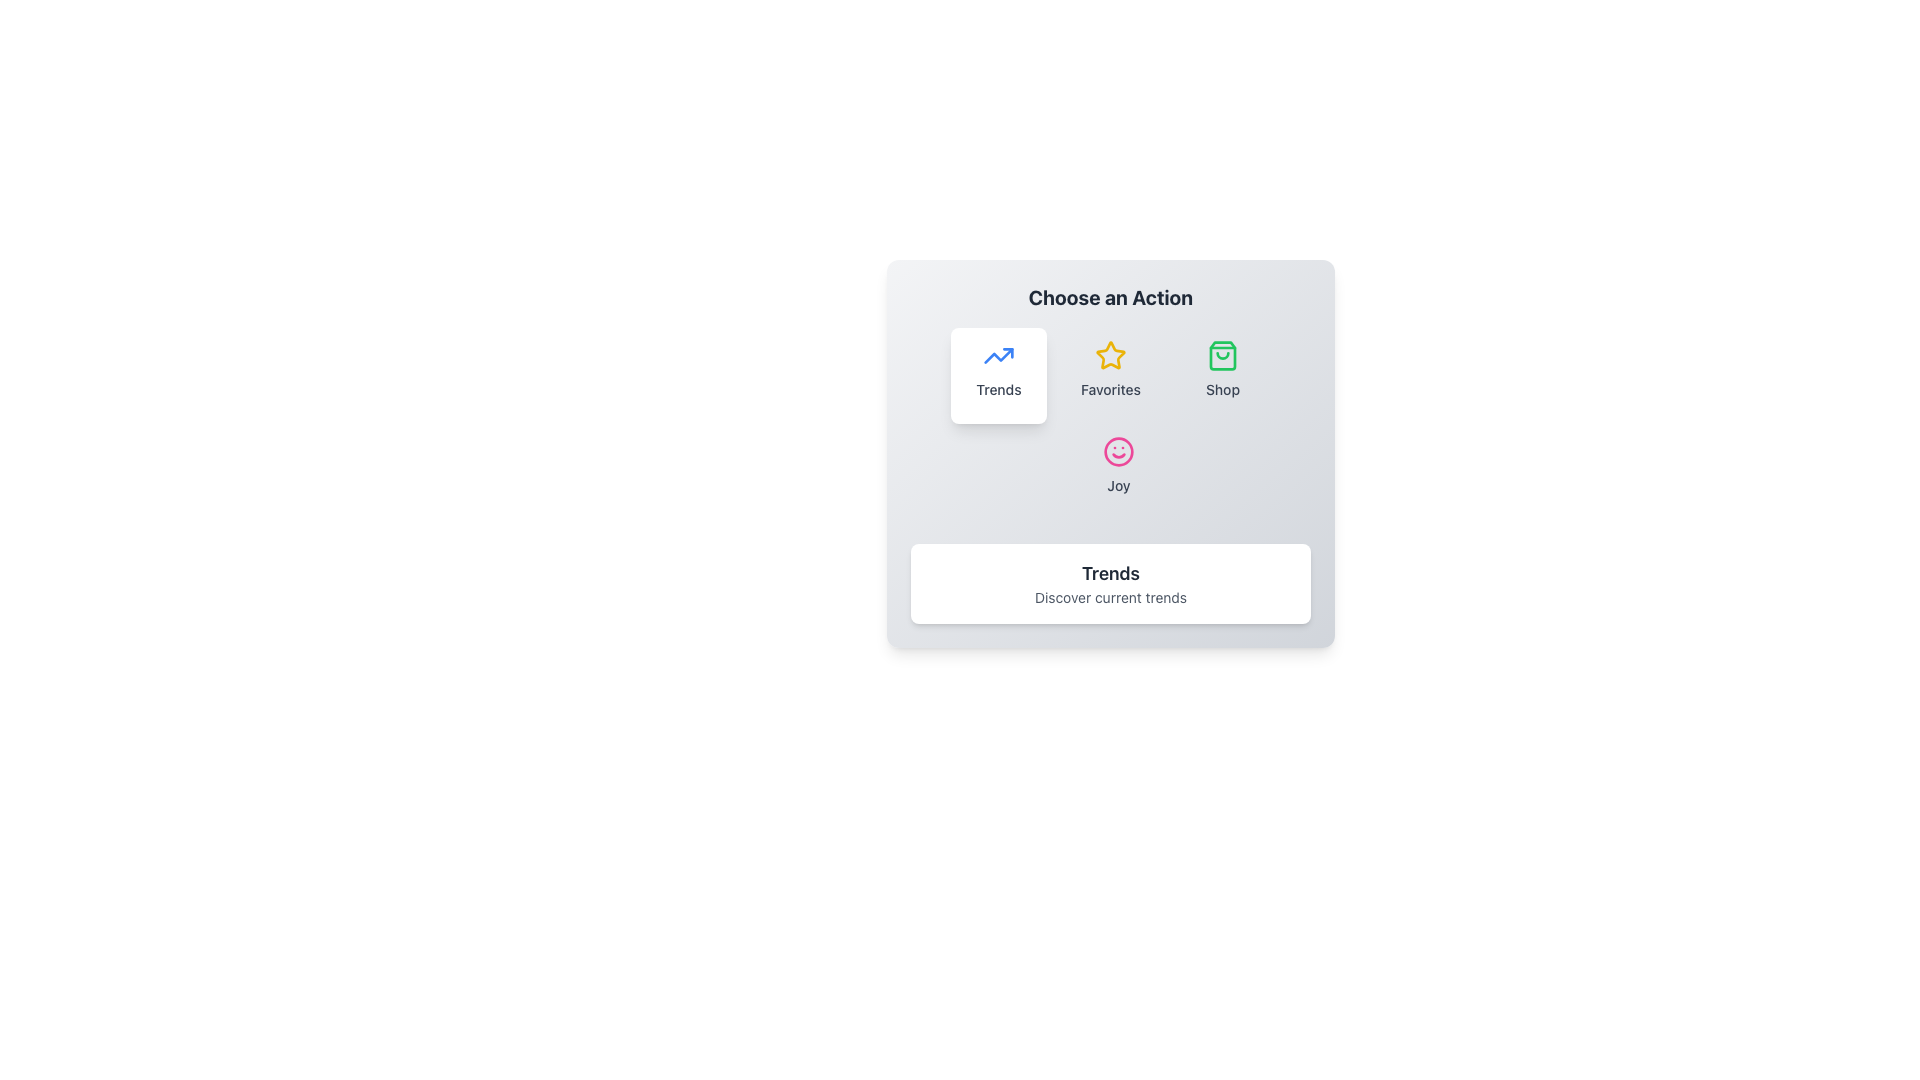 This screenshot has height=1080, width=1920. Describe the element at coordinates (1109, 354) in the screenshot. I see `the yellow star icon located in the upper central area of the interface` at that location.